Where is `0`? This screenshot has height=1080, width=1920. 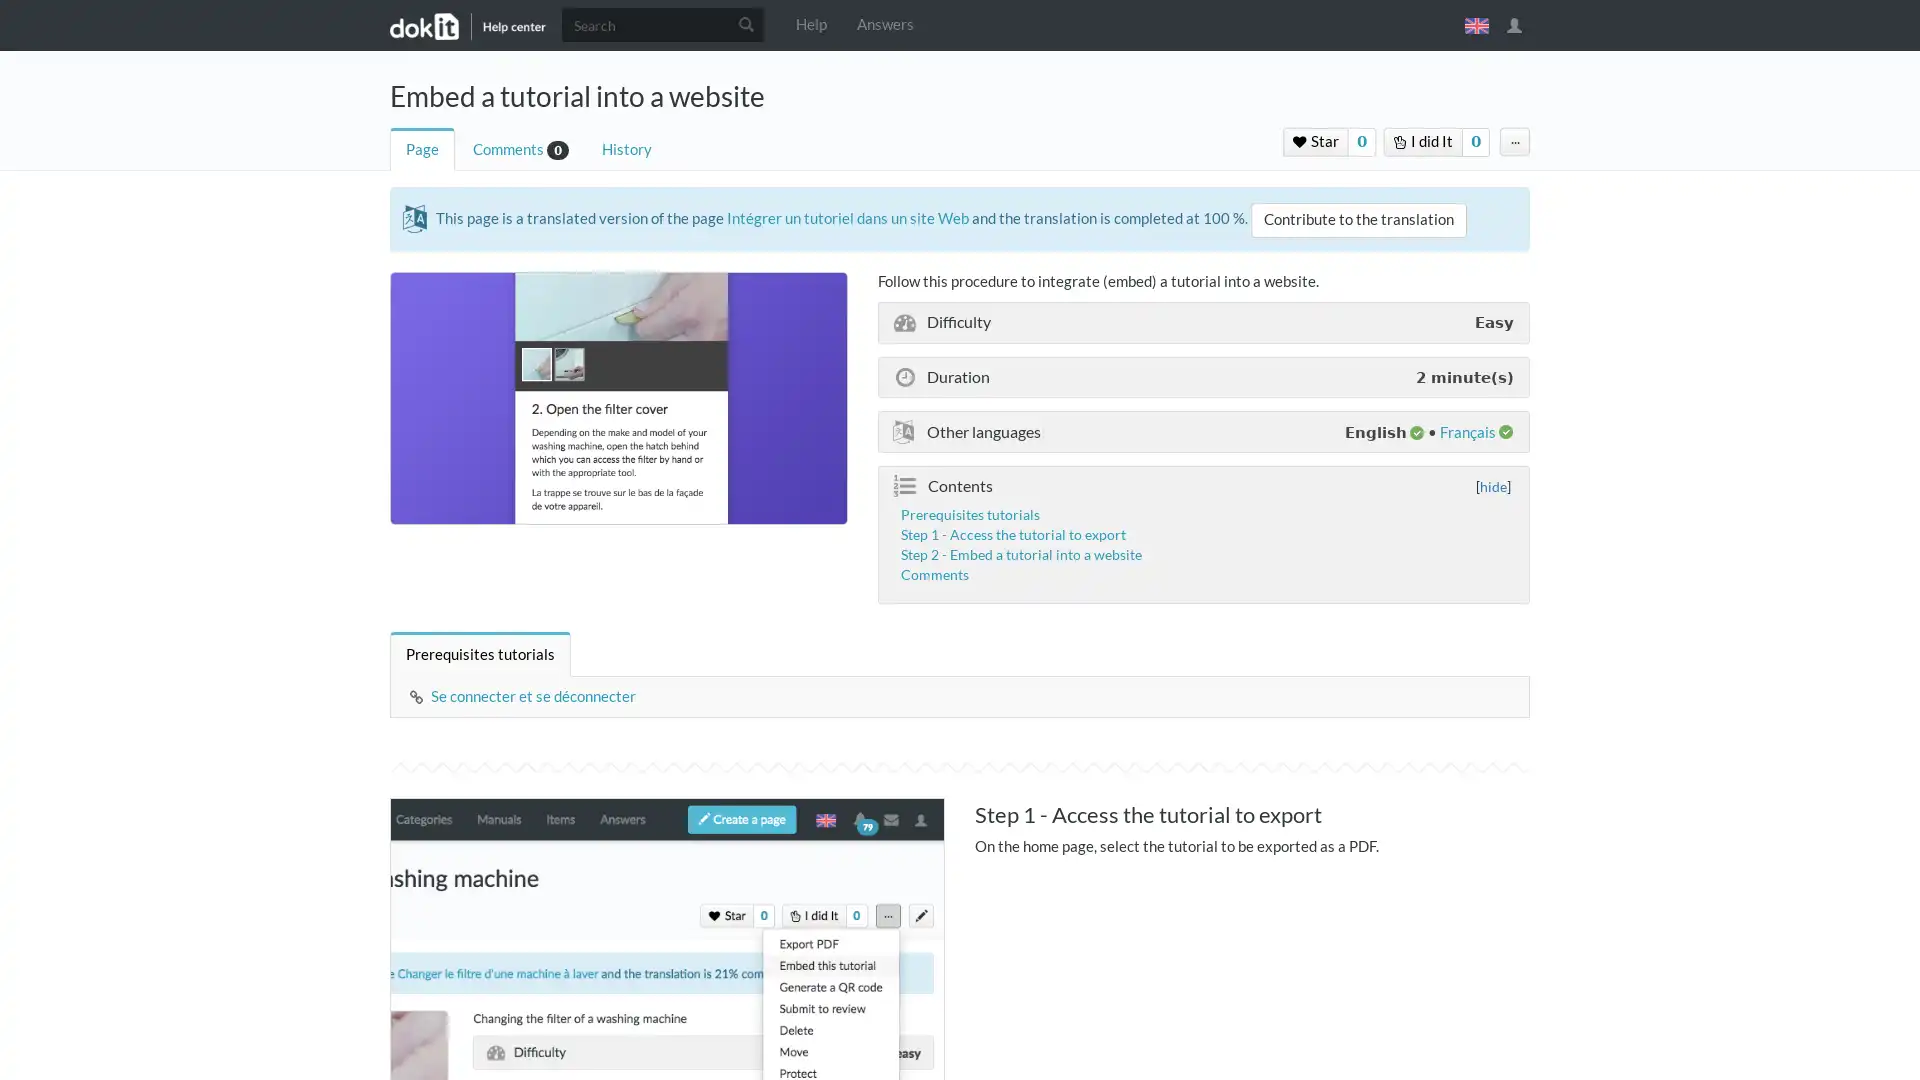 0 is located at coordinates (1361, 141).